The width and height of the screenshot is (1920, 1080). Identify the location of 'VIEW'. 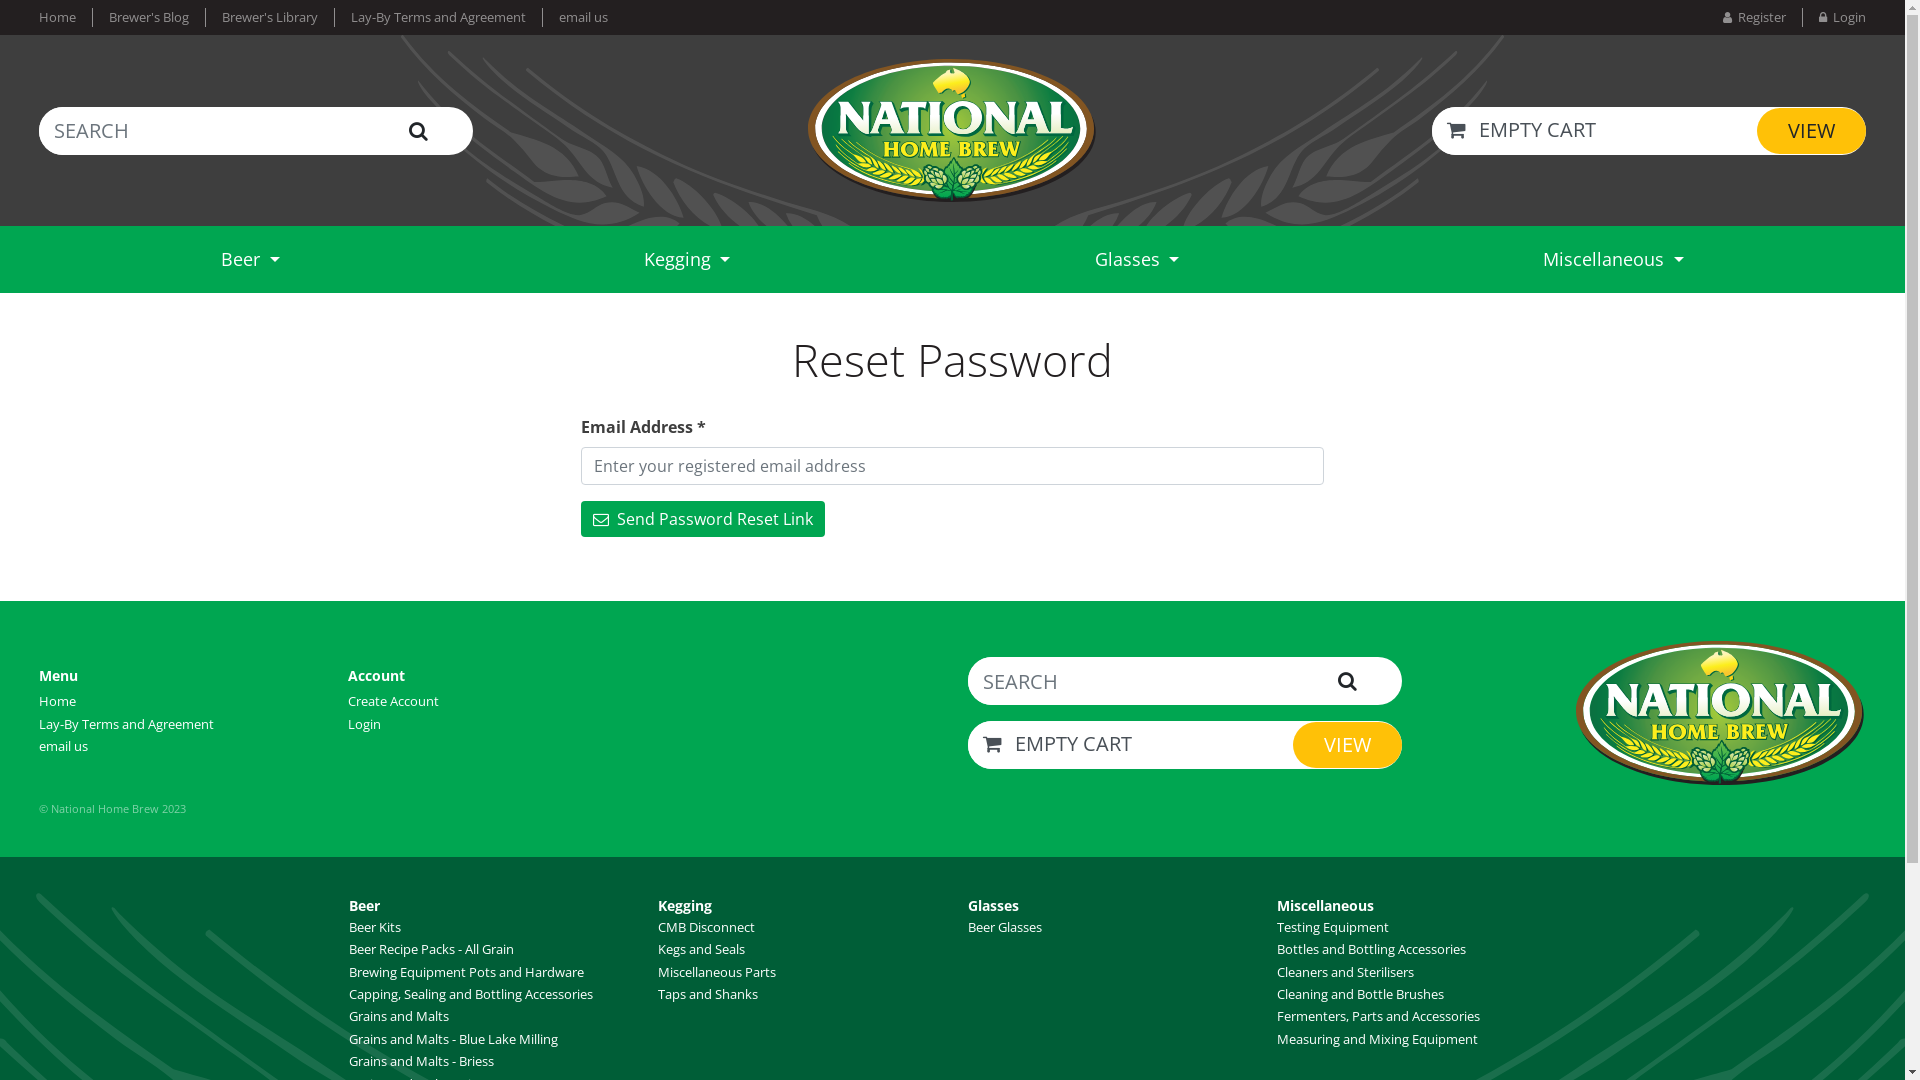
(1811, 131).